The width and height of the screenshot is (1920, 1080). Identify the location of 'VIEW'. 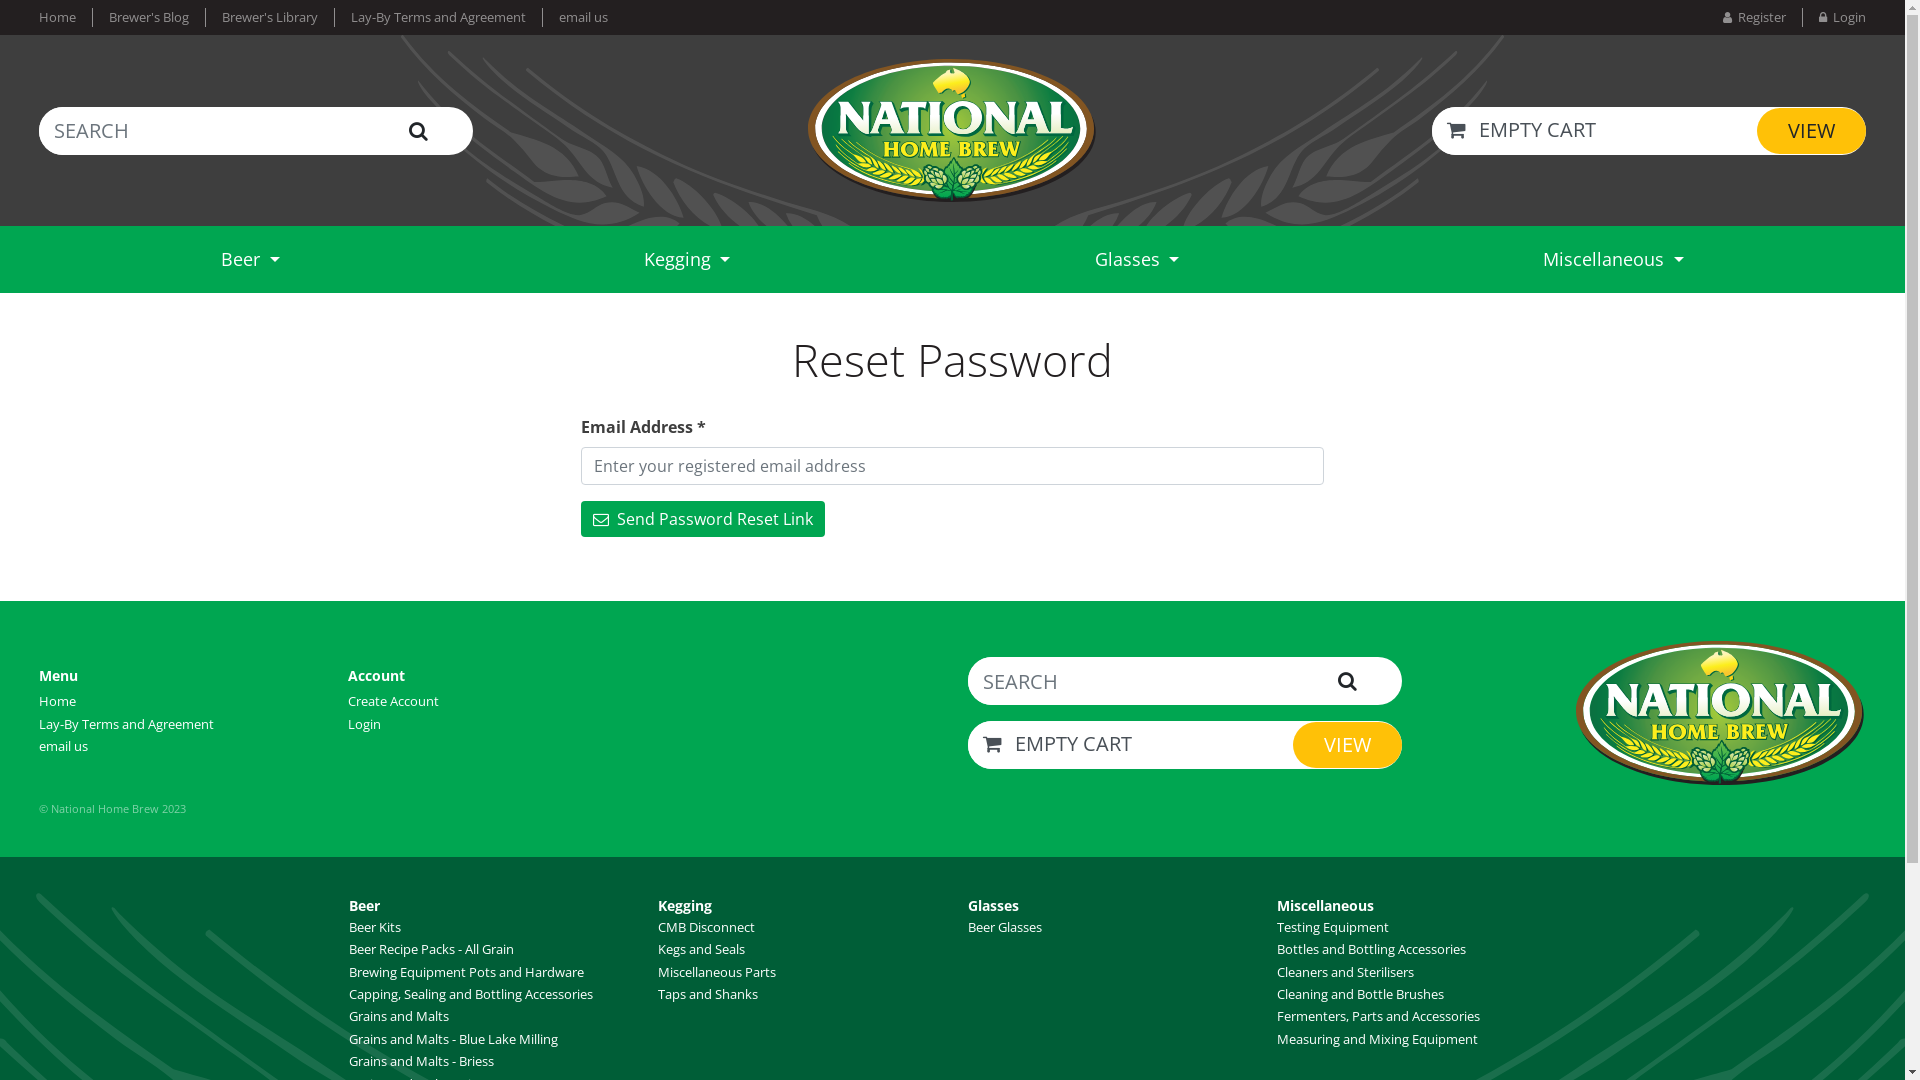
(1811, 131).